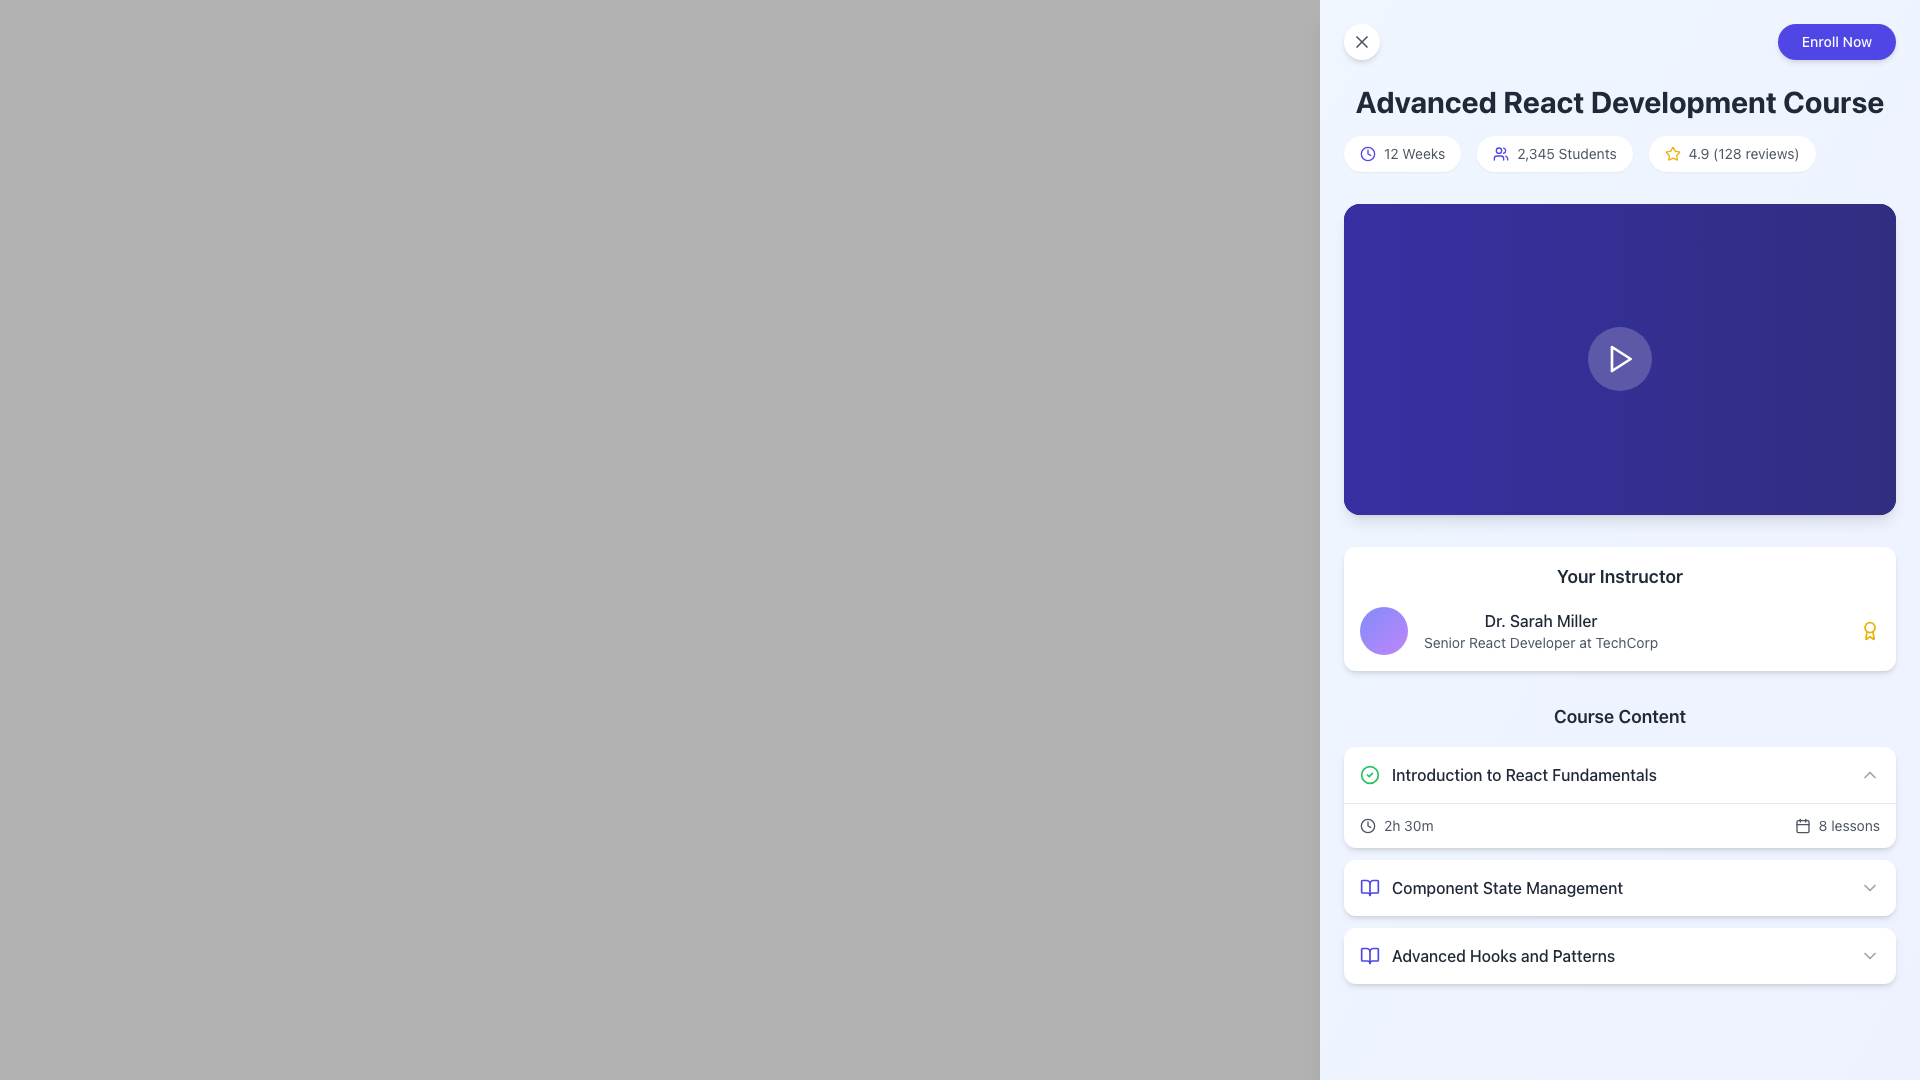  What do you see at coordinates (1540, 619) in the screenshot?
I see `the text label displaying 'Dr. Sarah Miller', which is part of the instructor's profile section in a light-colored card, located near the center-right of the card, above the subtitle 'Senior React Developer at TechCorp'` at bounding box center [1540, 619].